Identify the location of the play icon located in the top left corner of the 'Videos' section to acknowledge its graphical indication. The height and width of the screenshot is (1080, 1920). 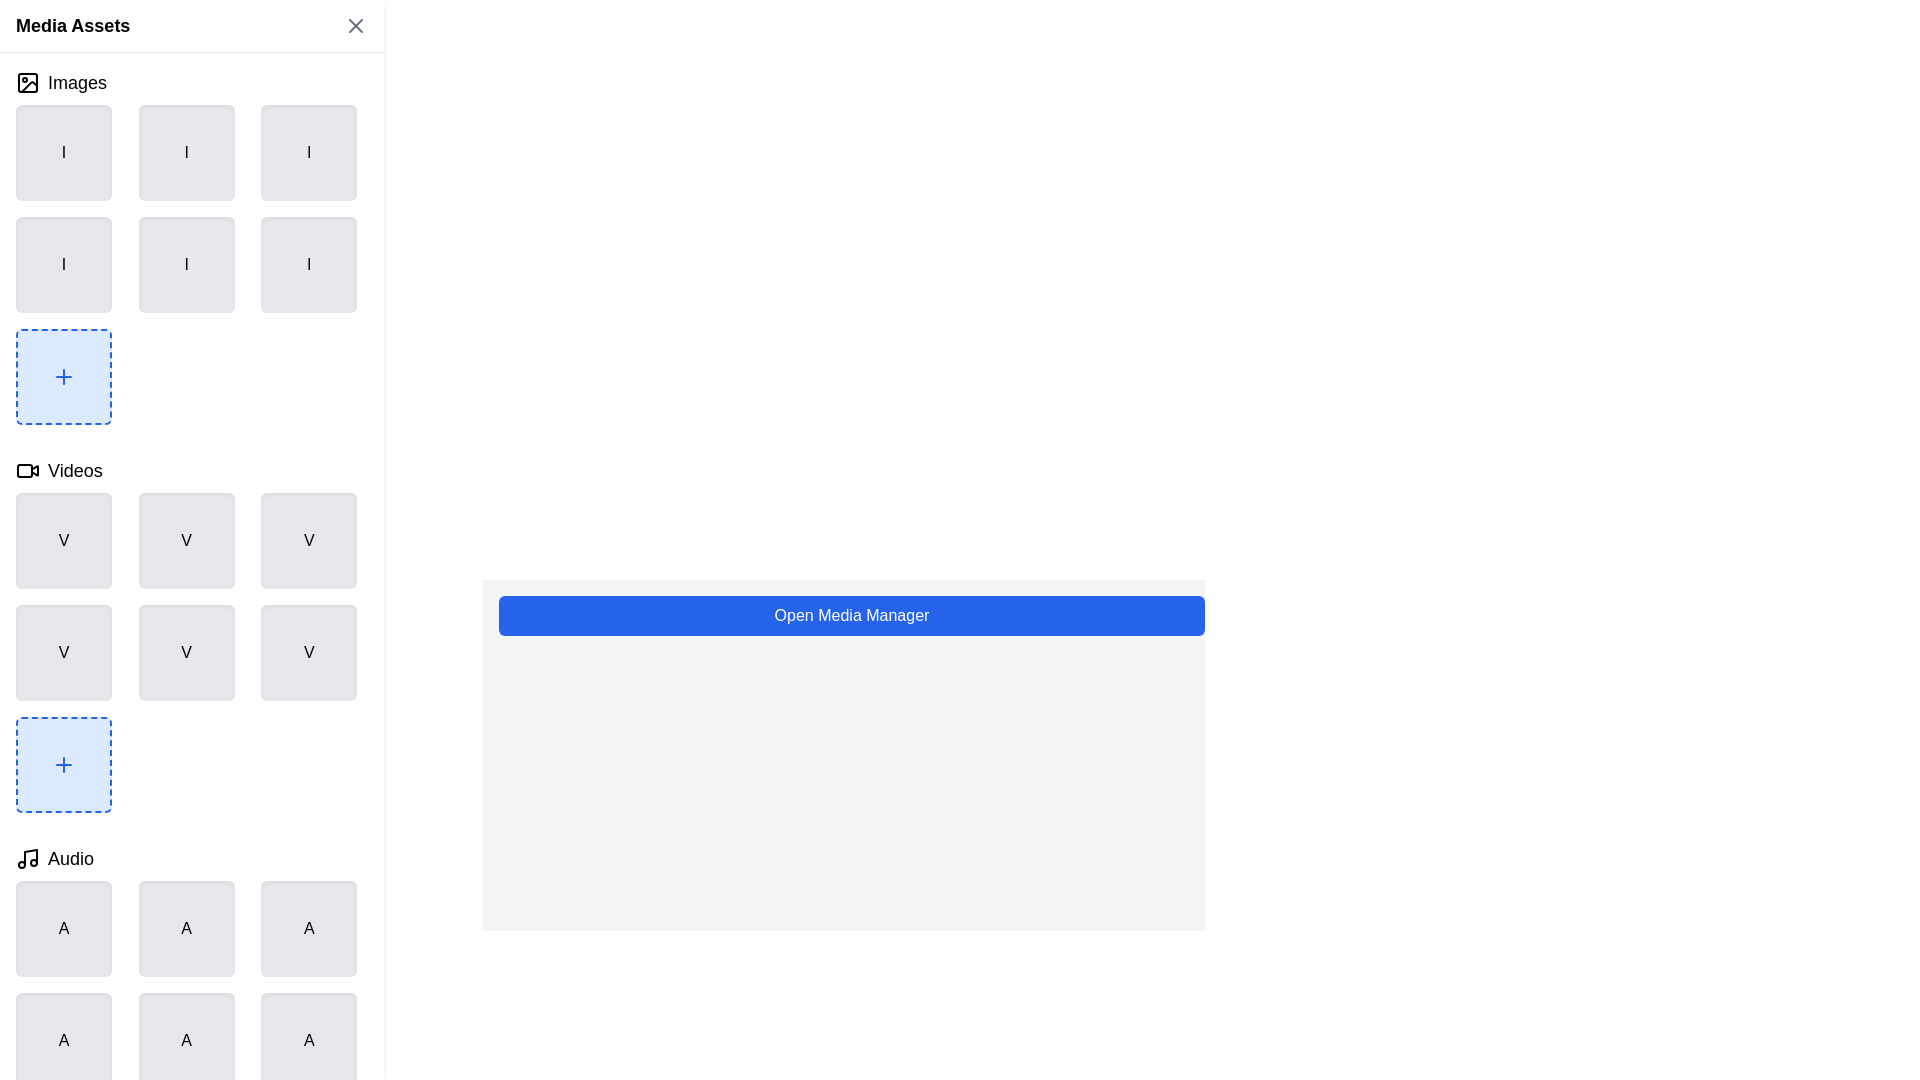
(34, 470).